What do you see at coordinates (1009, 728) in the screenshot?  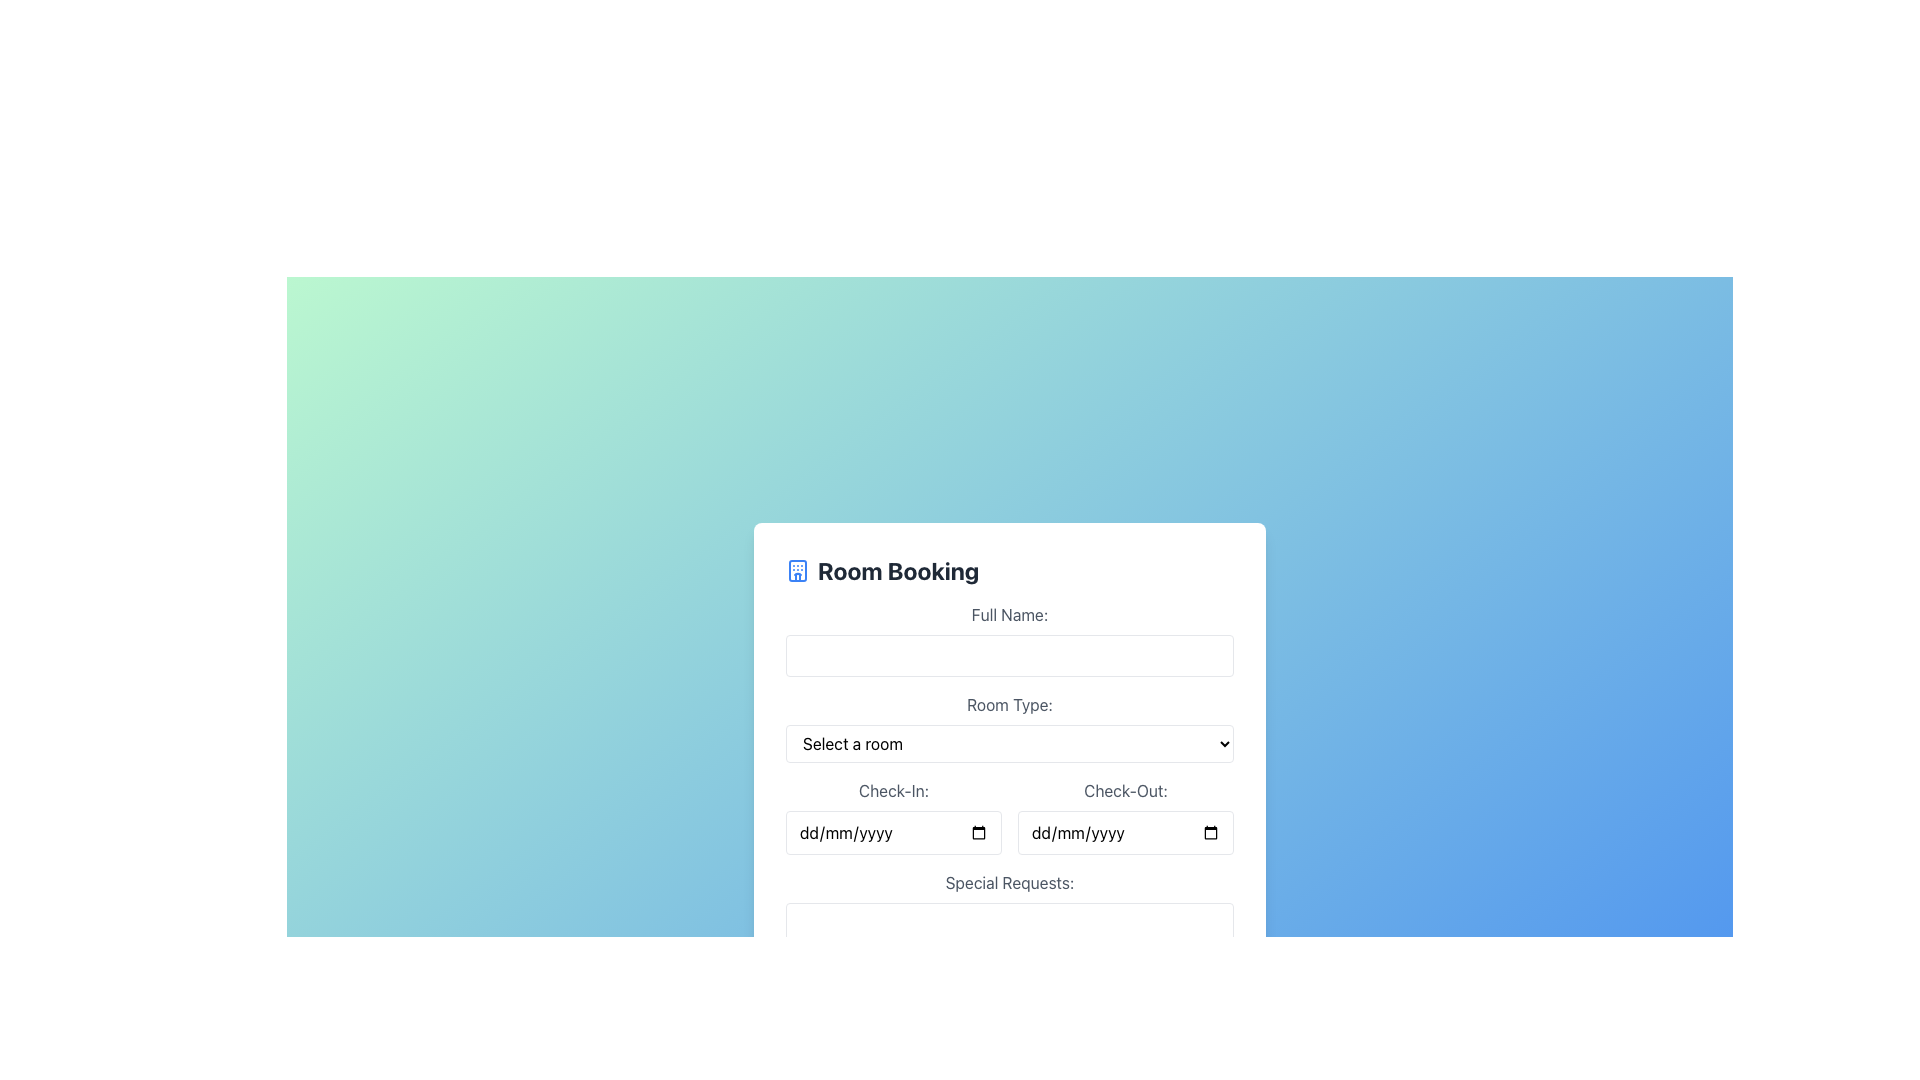 I see `the 'Room Type' dropdown menu` at bounding box center [1009, 728].